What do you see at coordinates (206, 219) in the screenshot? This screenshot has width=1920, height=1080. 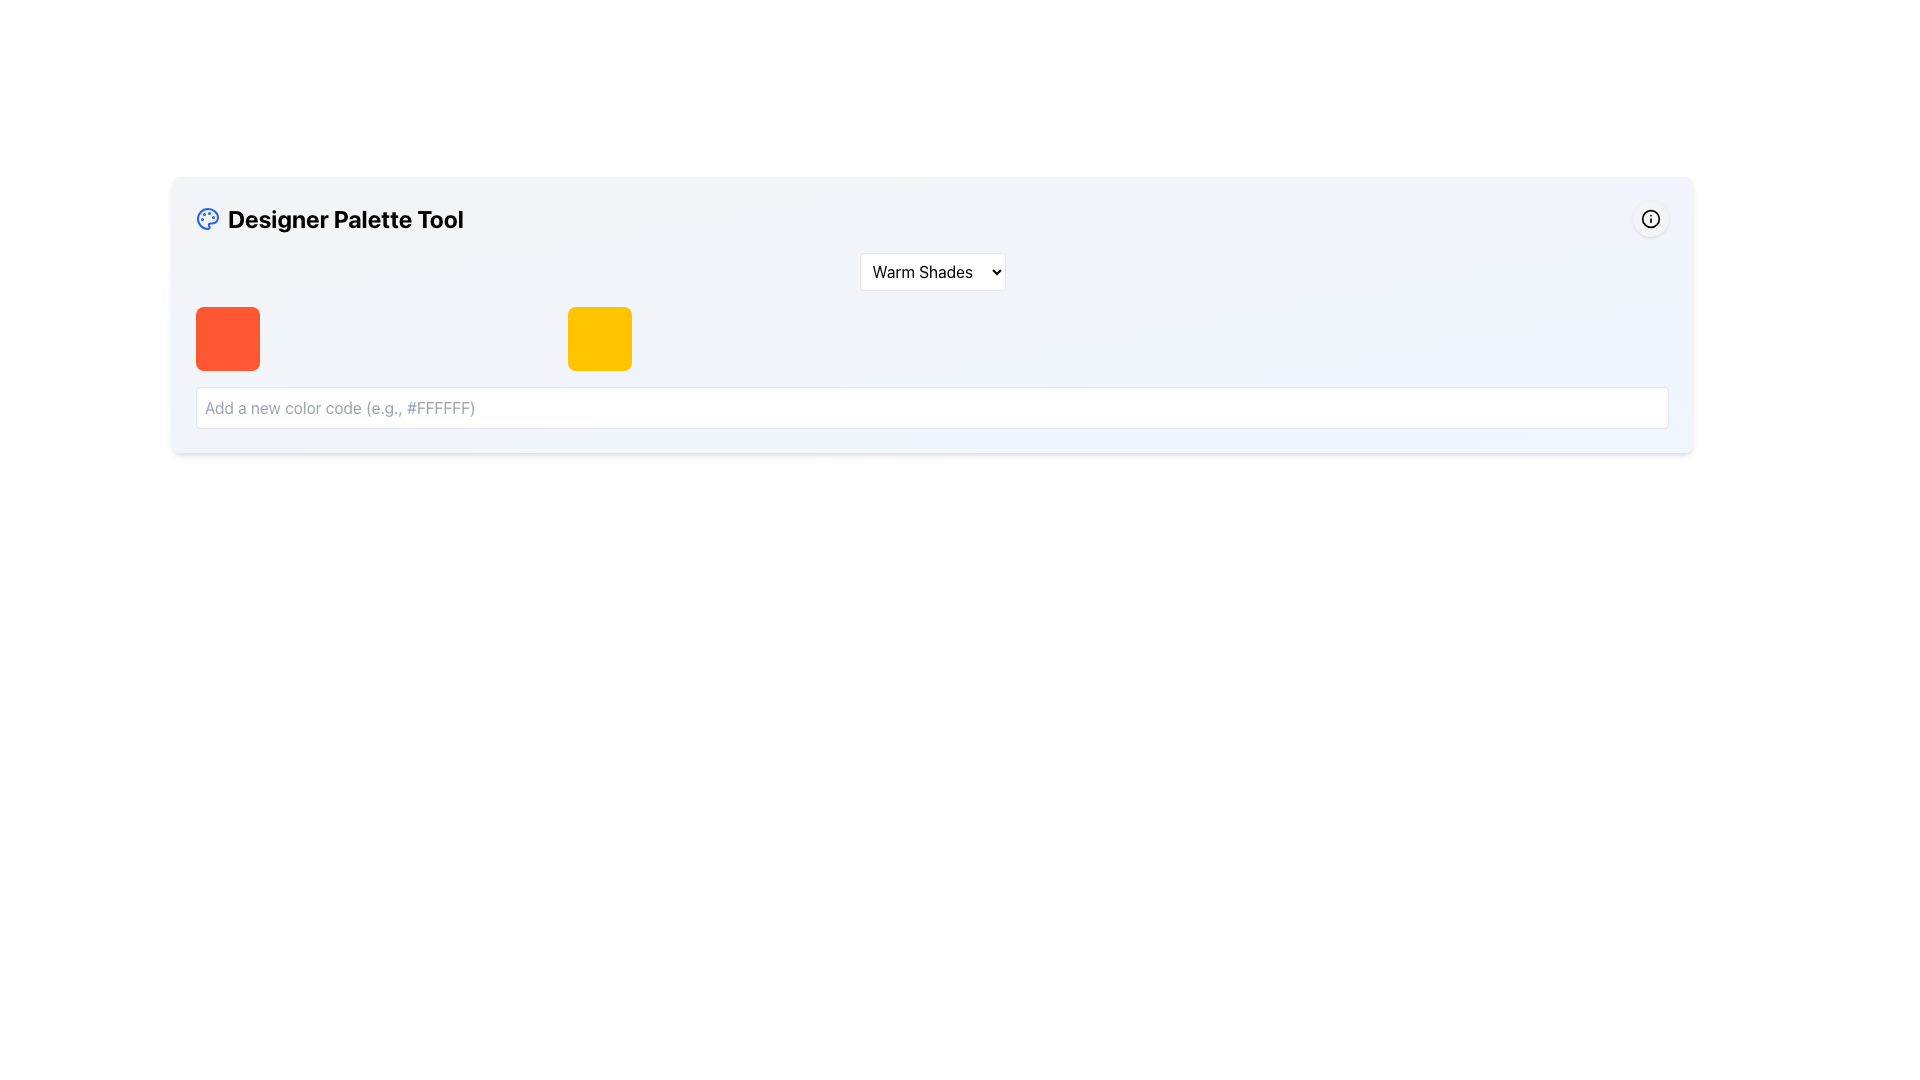 I see `the color palette icon located adjacent to the text 'Designer Palette Tool' in the top-left region of the interface` at bounding box center [206, 219].